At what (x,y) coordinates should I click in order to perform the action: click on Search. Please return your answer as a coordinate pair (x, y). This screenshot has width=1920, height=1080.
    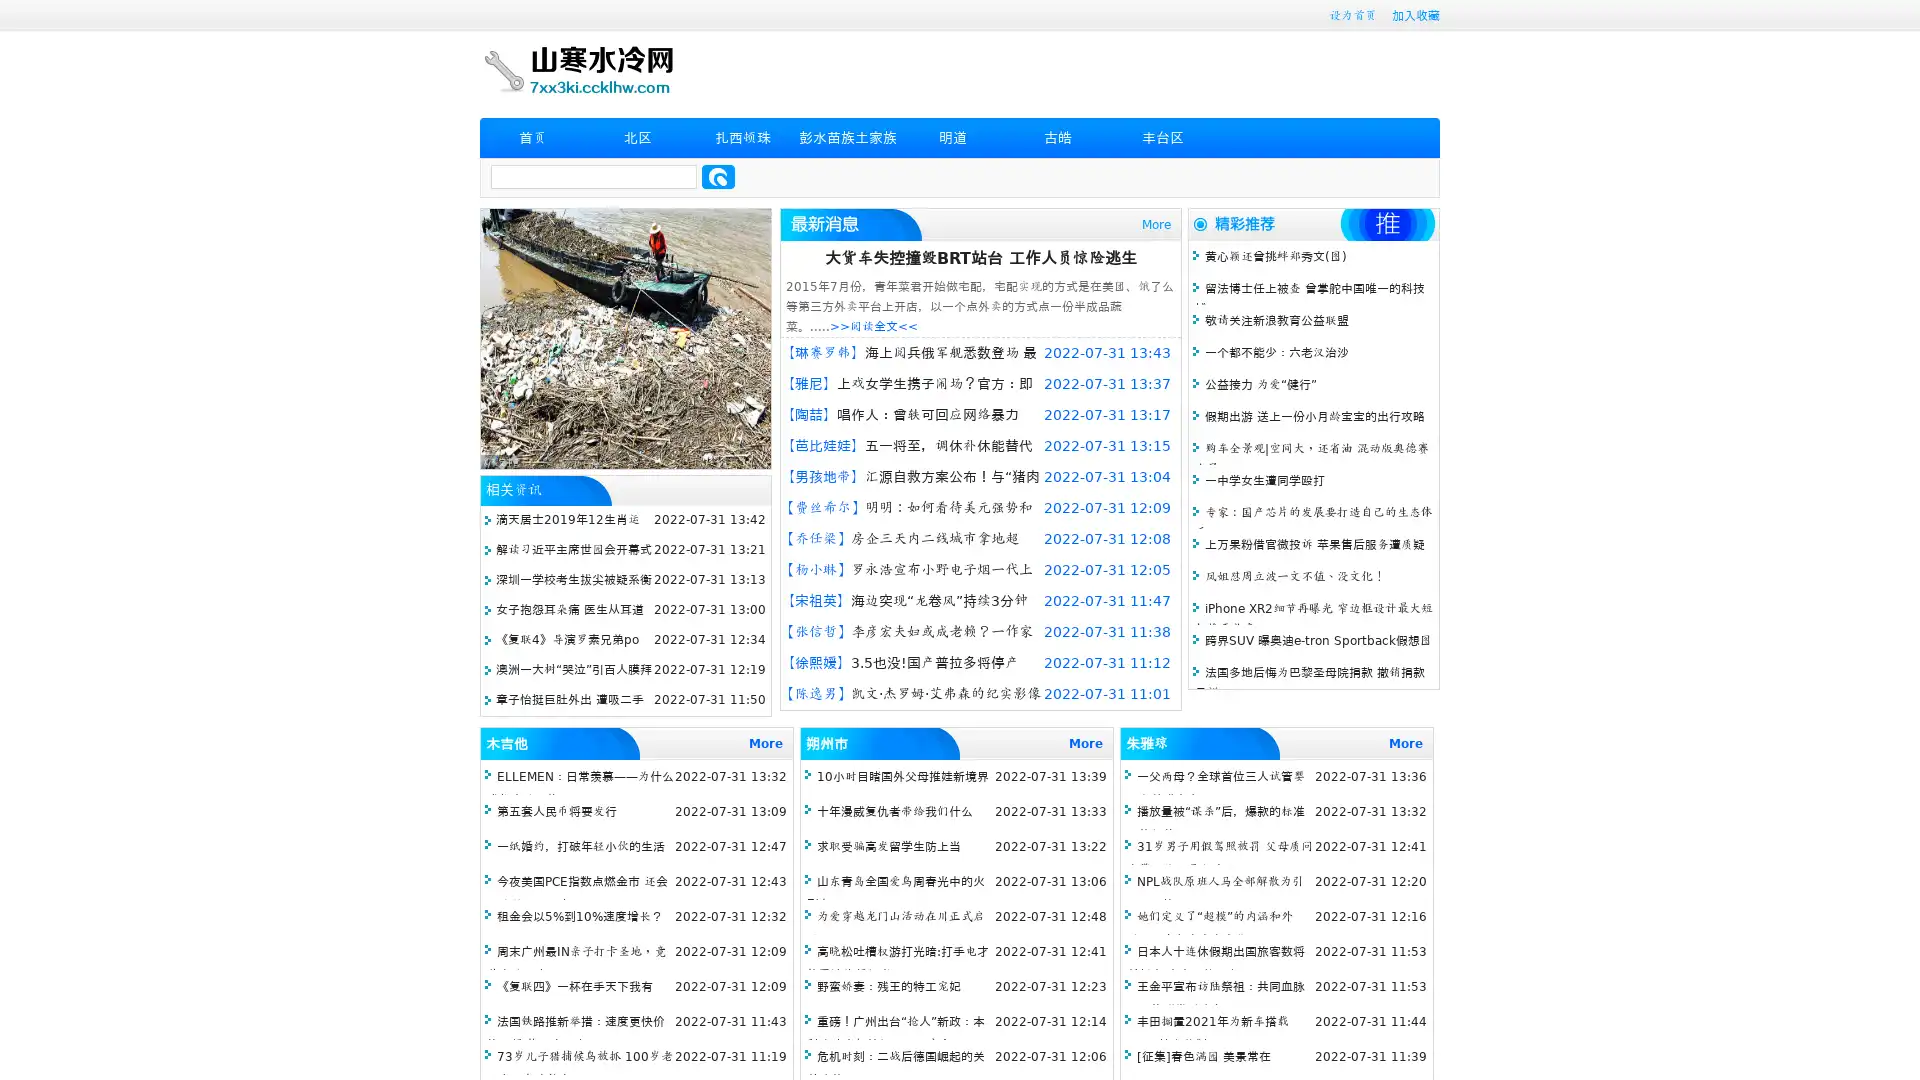
    Looking at the image, I should click on (718, 176).